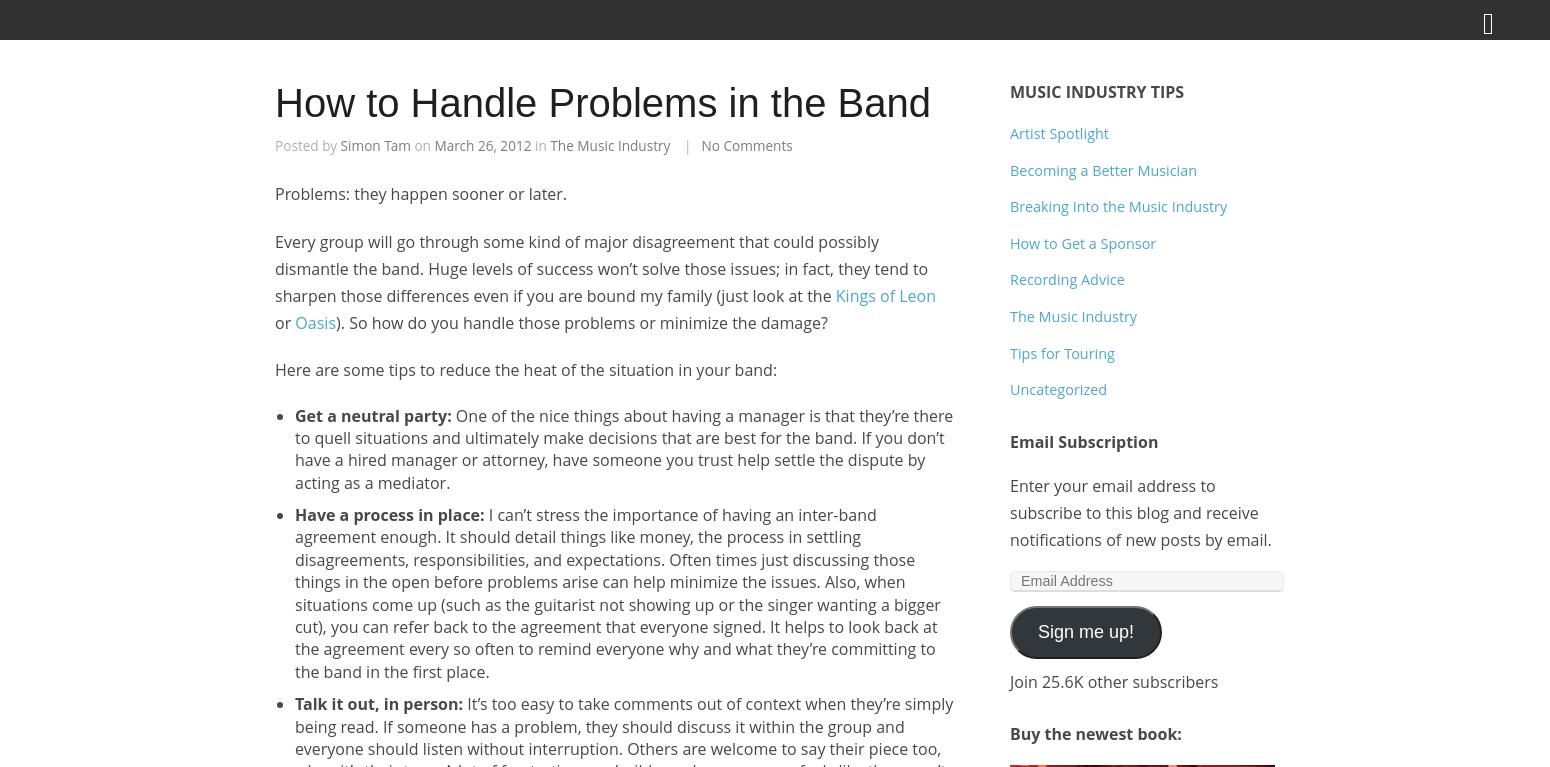  I want to click on 'Here are some tips to reduce the heat of the situation in your band:', so click(525, 369).